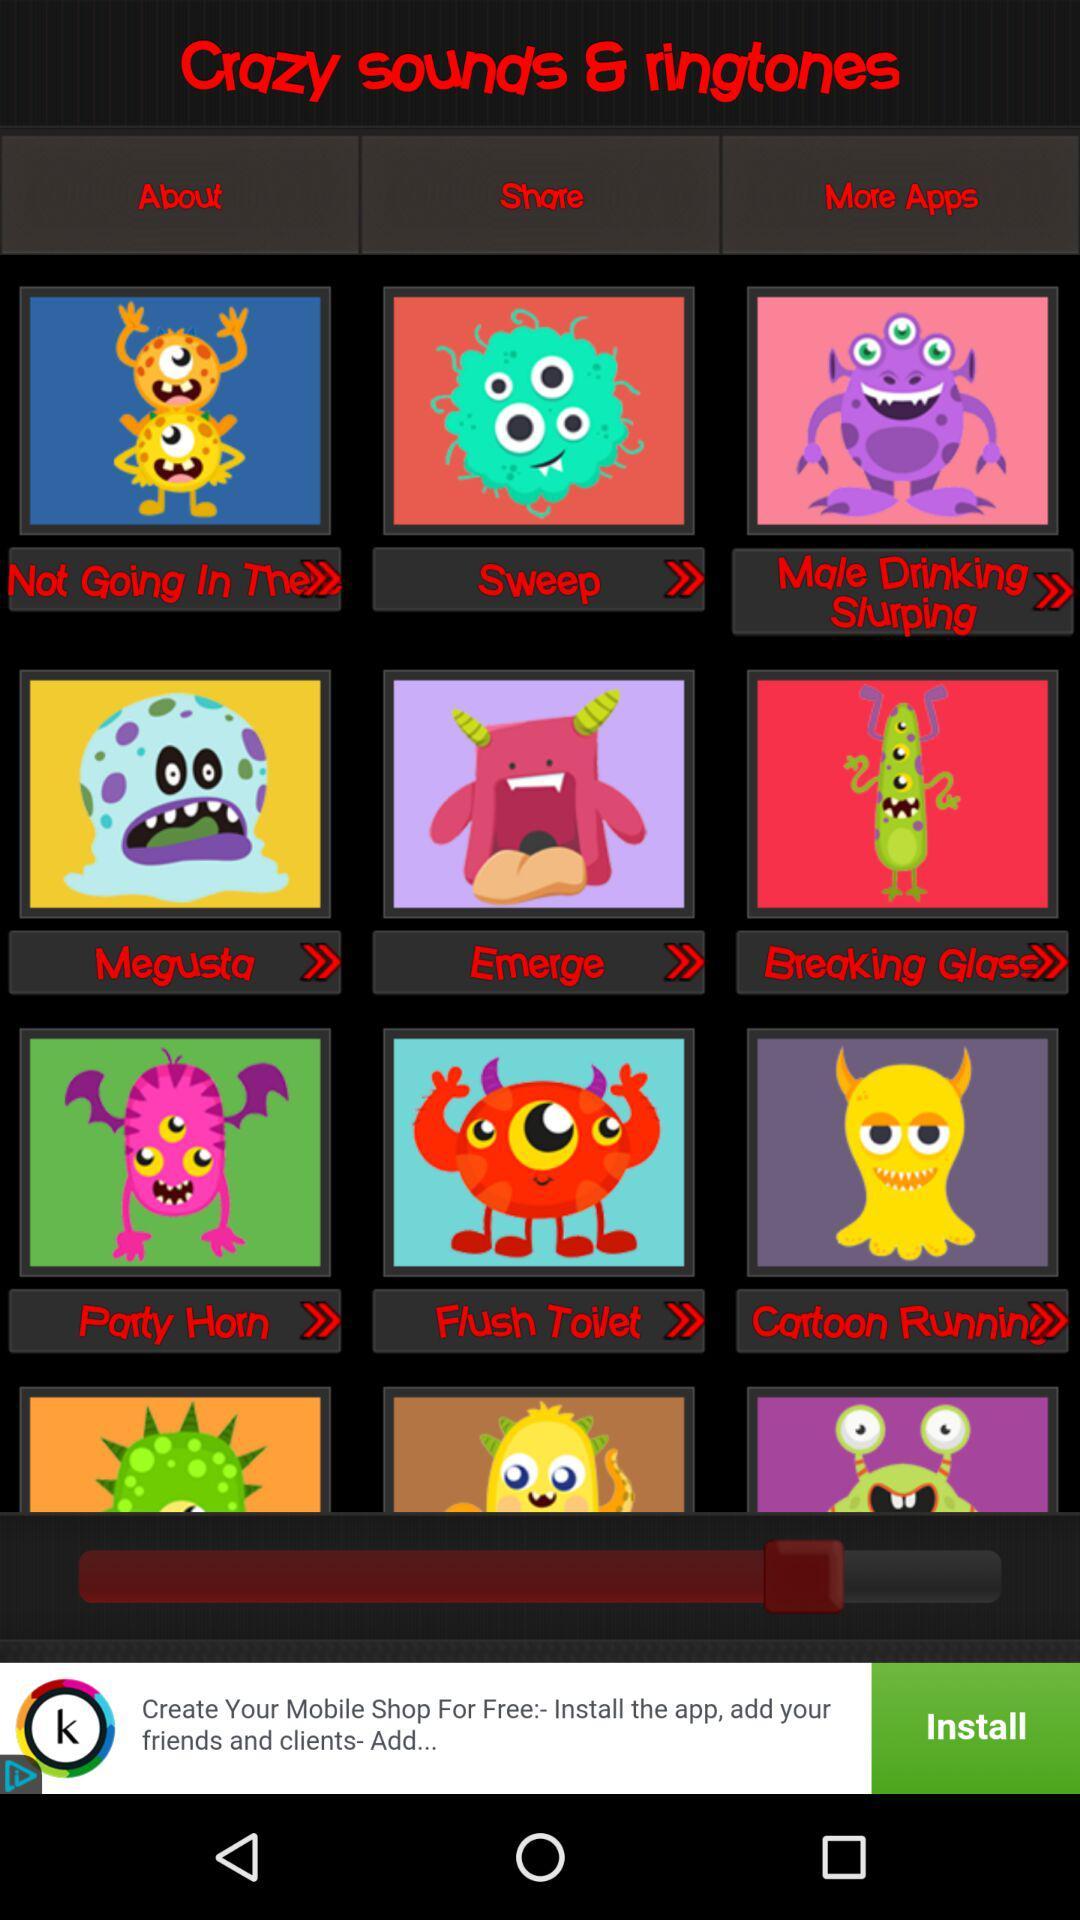 Image resolution: width=1080 pixels, height=1920 pixels. I want to click on folder, so click(1045, 961).